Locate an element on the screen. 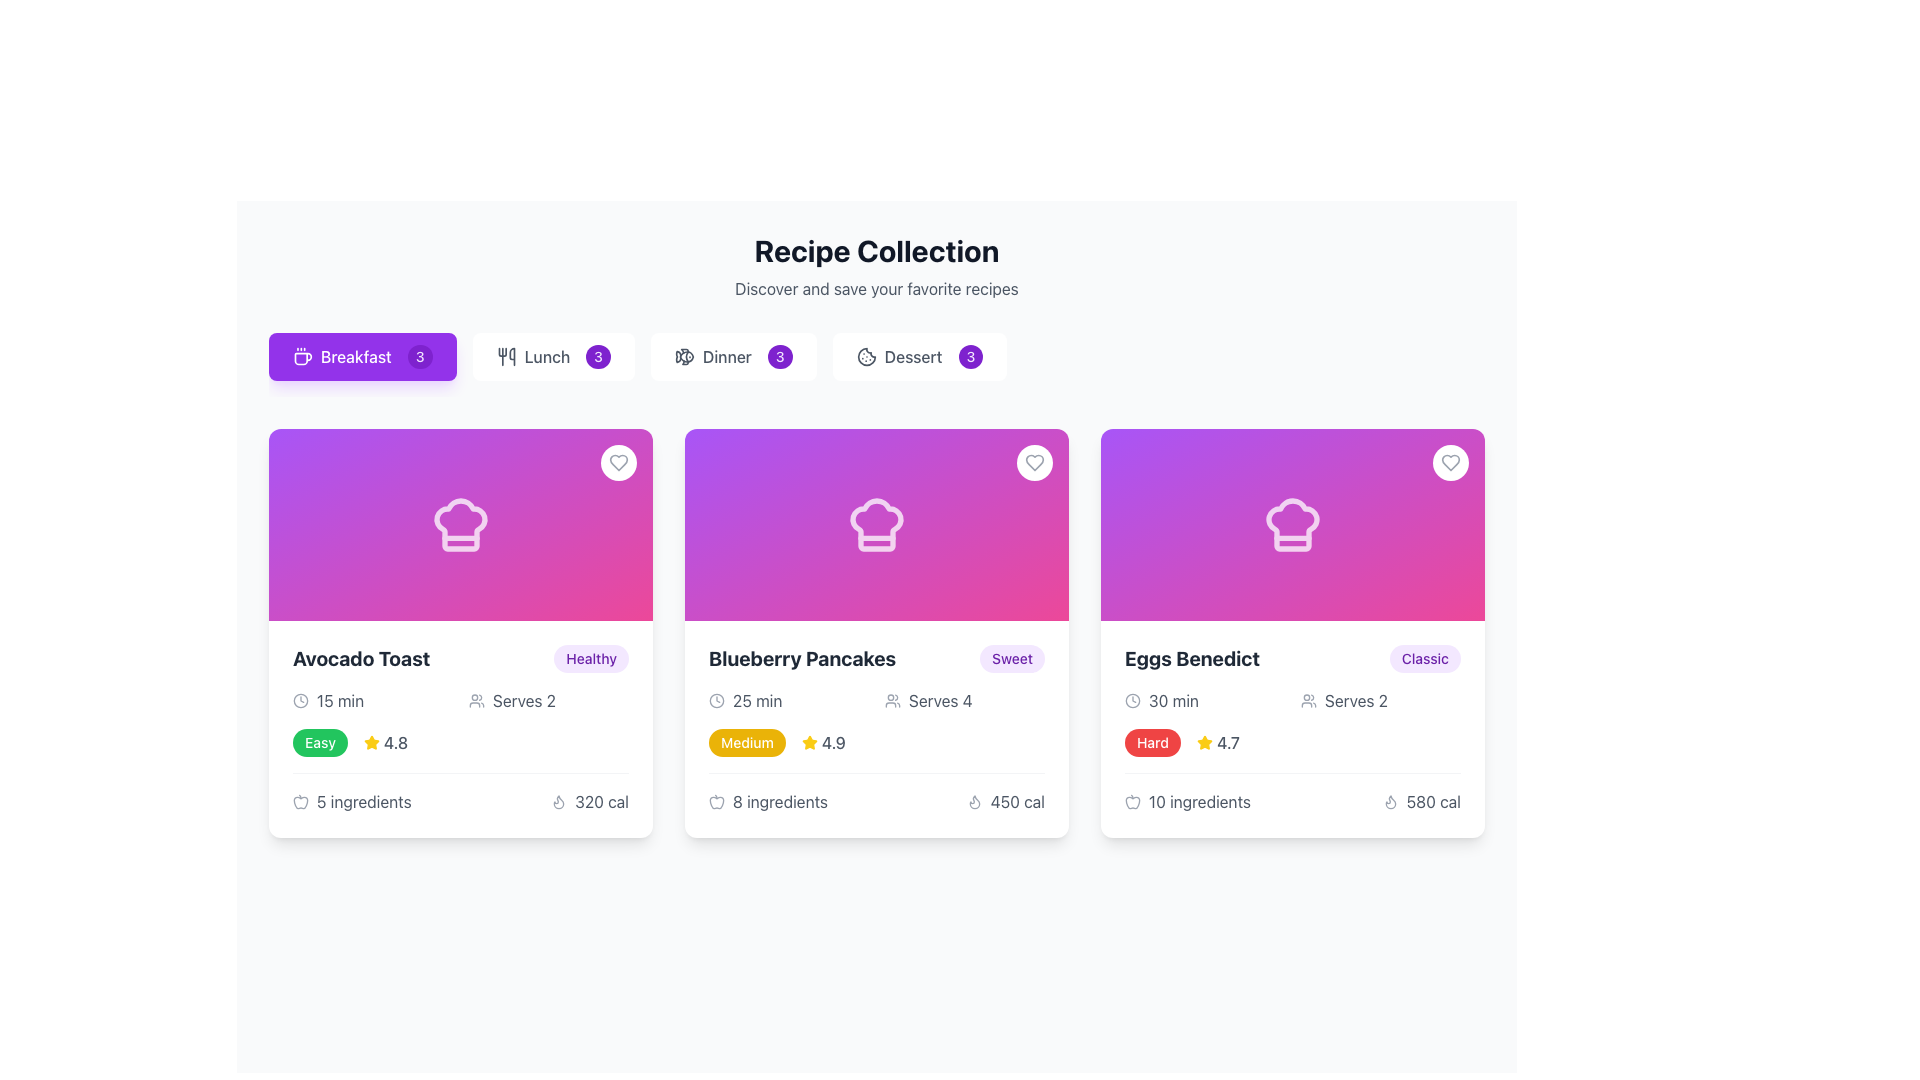  the chef's hat icon located at the center of the first card in the 'Recipe Collection' section, positioned above the 'Avocado Toast' text is located at coordinates (459, 523).